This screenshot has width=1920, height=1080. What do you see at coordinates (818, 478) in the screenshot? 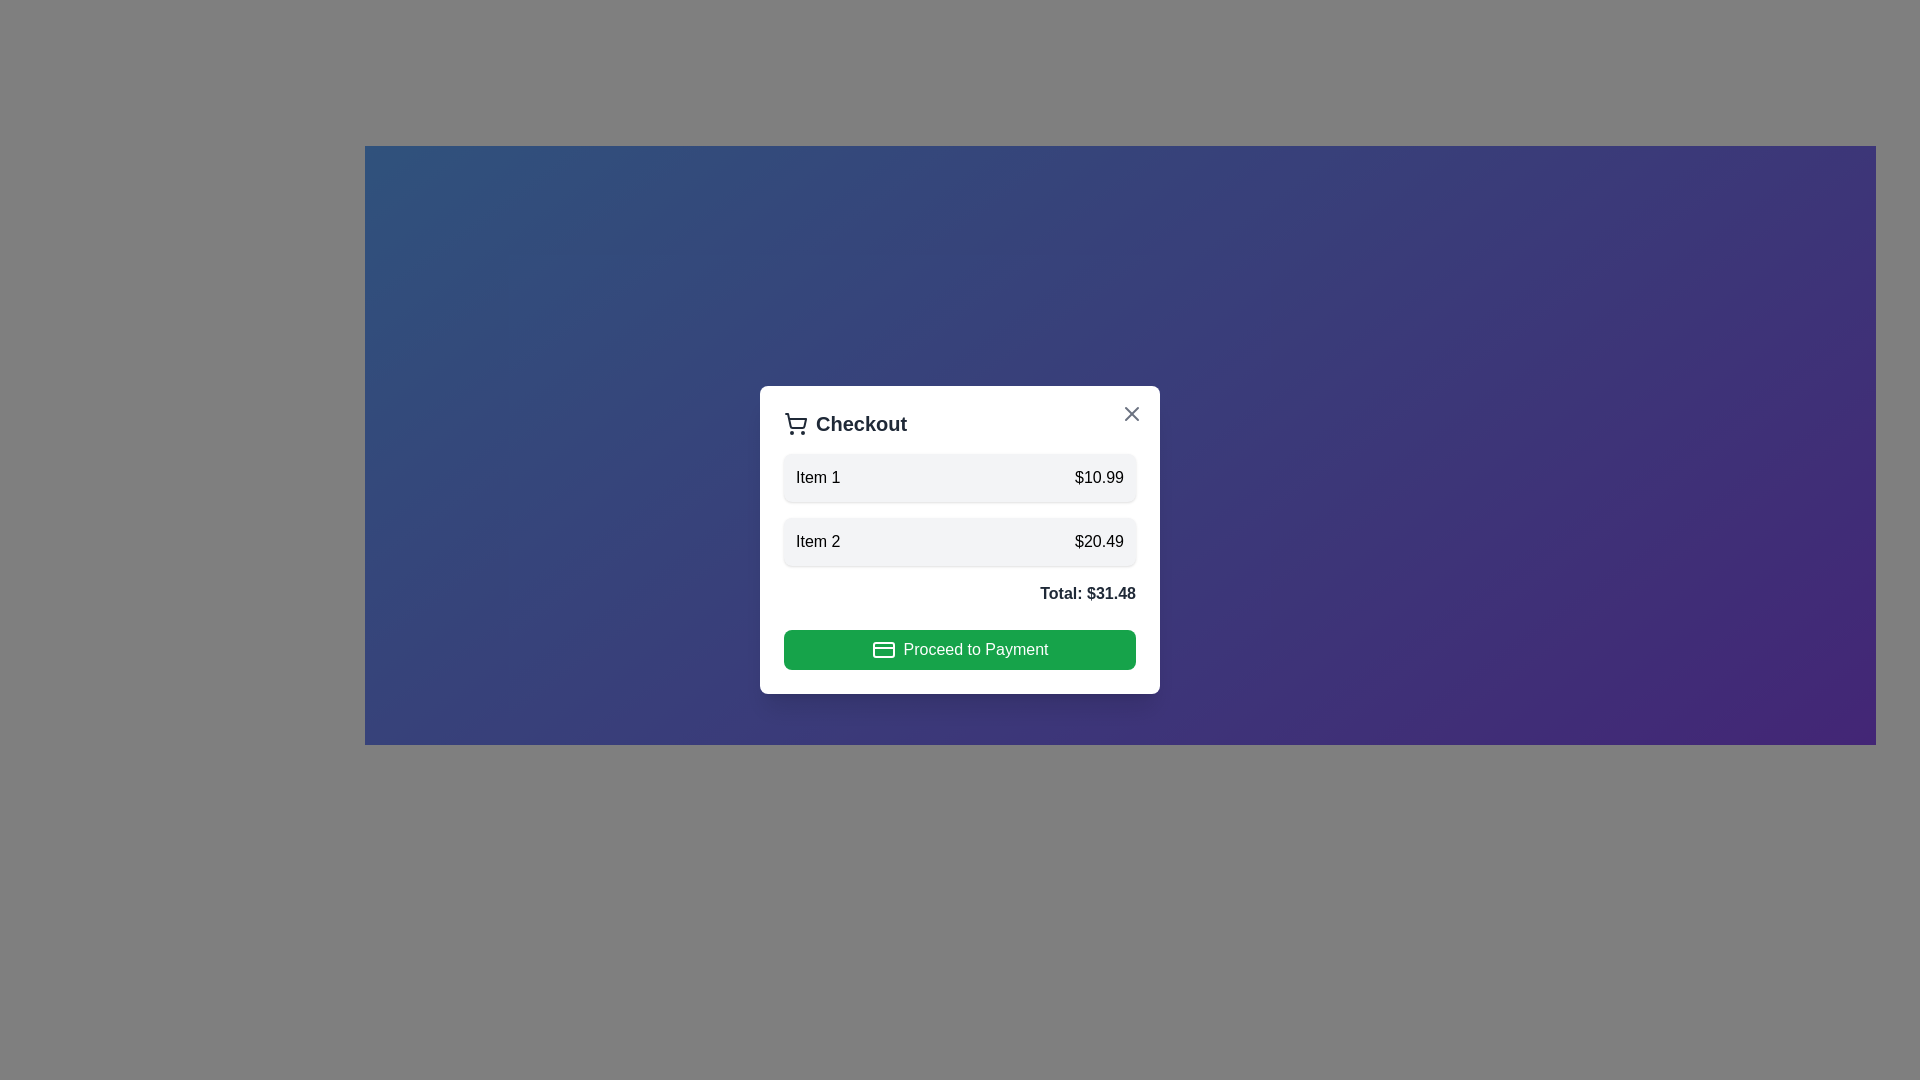
I see `the 'Item 1' text label, which is displayed in black, bold font within a light-gray, rounded rectangle background, located in the top row of the checkout modal` at bounding box center [818, 478].